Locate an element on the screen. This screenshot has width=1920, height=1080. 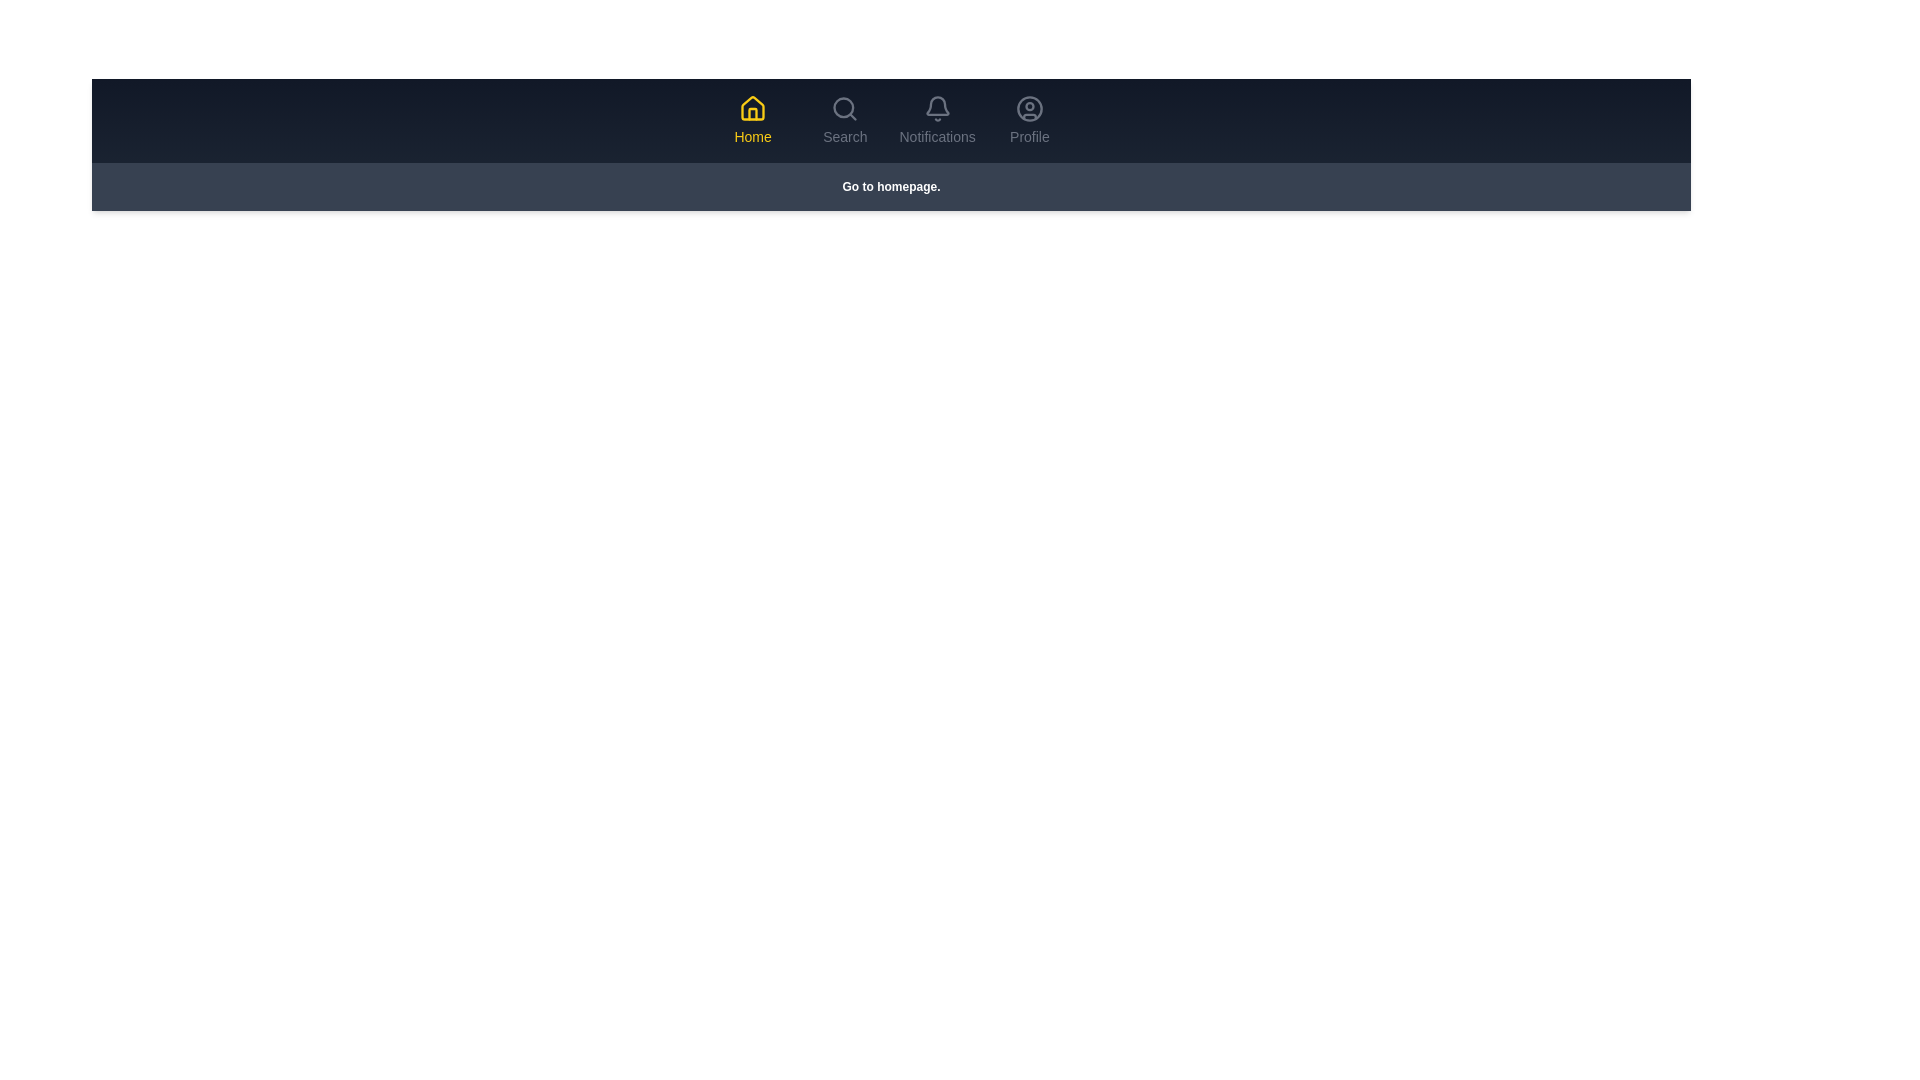
the Home tab to view its content is located at coordinates (752, 120).